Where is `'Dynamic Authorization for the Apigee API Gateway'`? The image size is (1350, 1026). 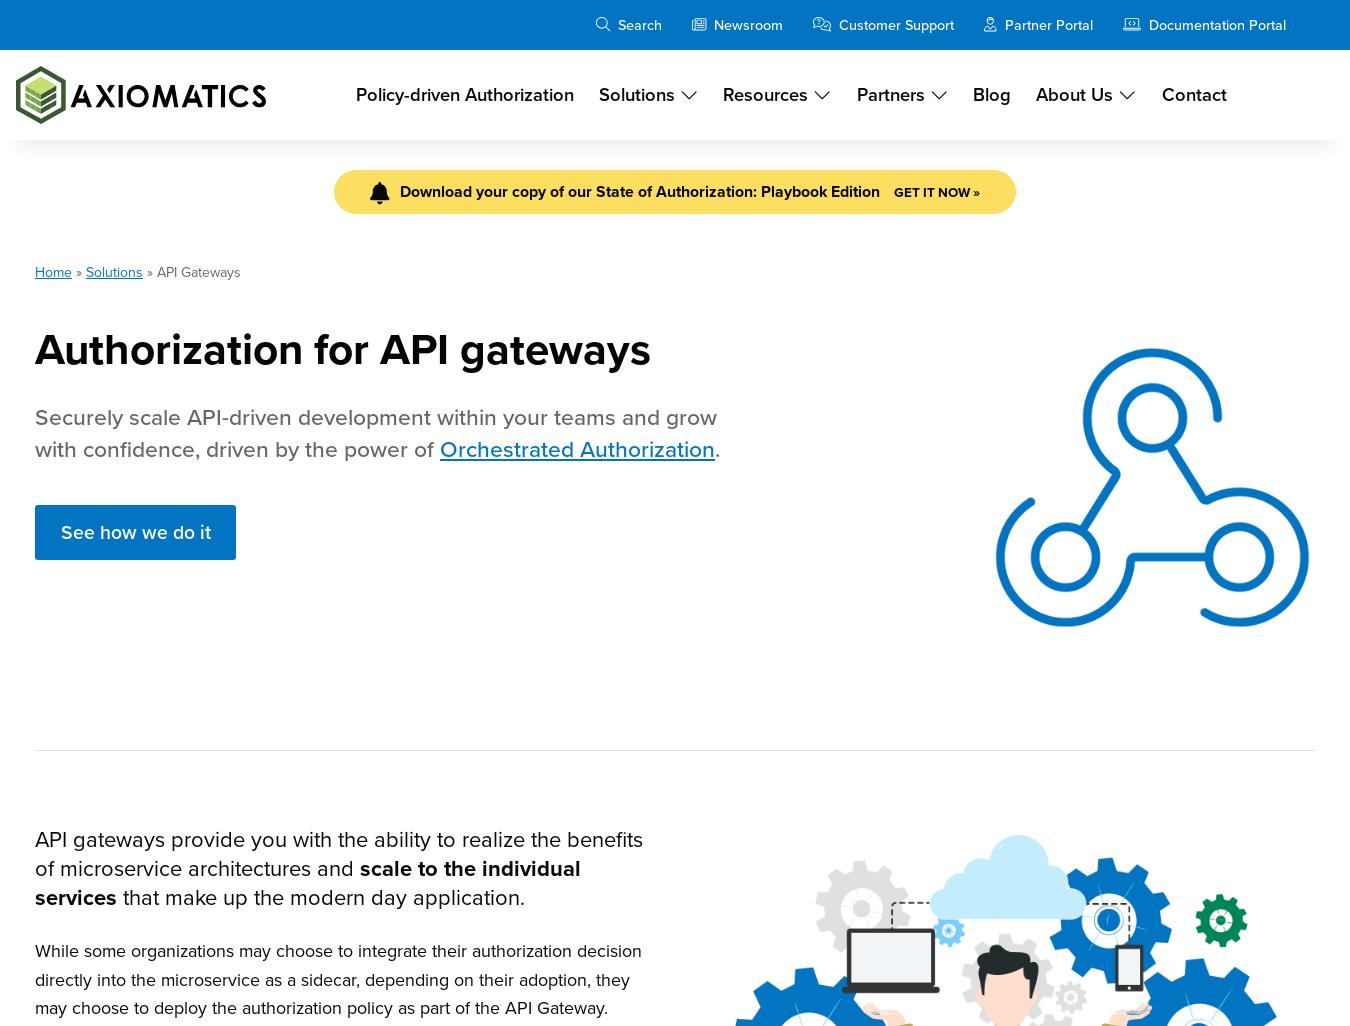
'Dynamic Authorization for the Apigee API Gateway' is located at coordinates (169, 440).